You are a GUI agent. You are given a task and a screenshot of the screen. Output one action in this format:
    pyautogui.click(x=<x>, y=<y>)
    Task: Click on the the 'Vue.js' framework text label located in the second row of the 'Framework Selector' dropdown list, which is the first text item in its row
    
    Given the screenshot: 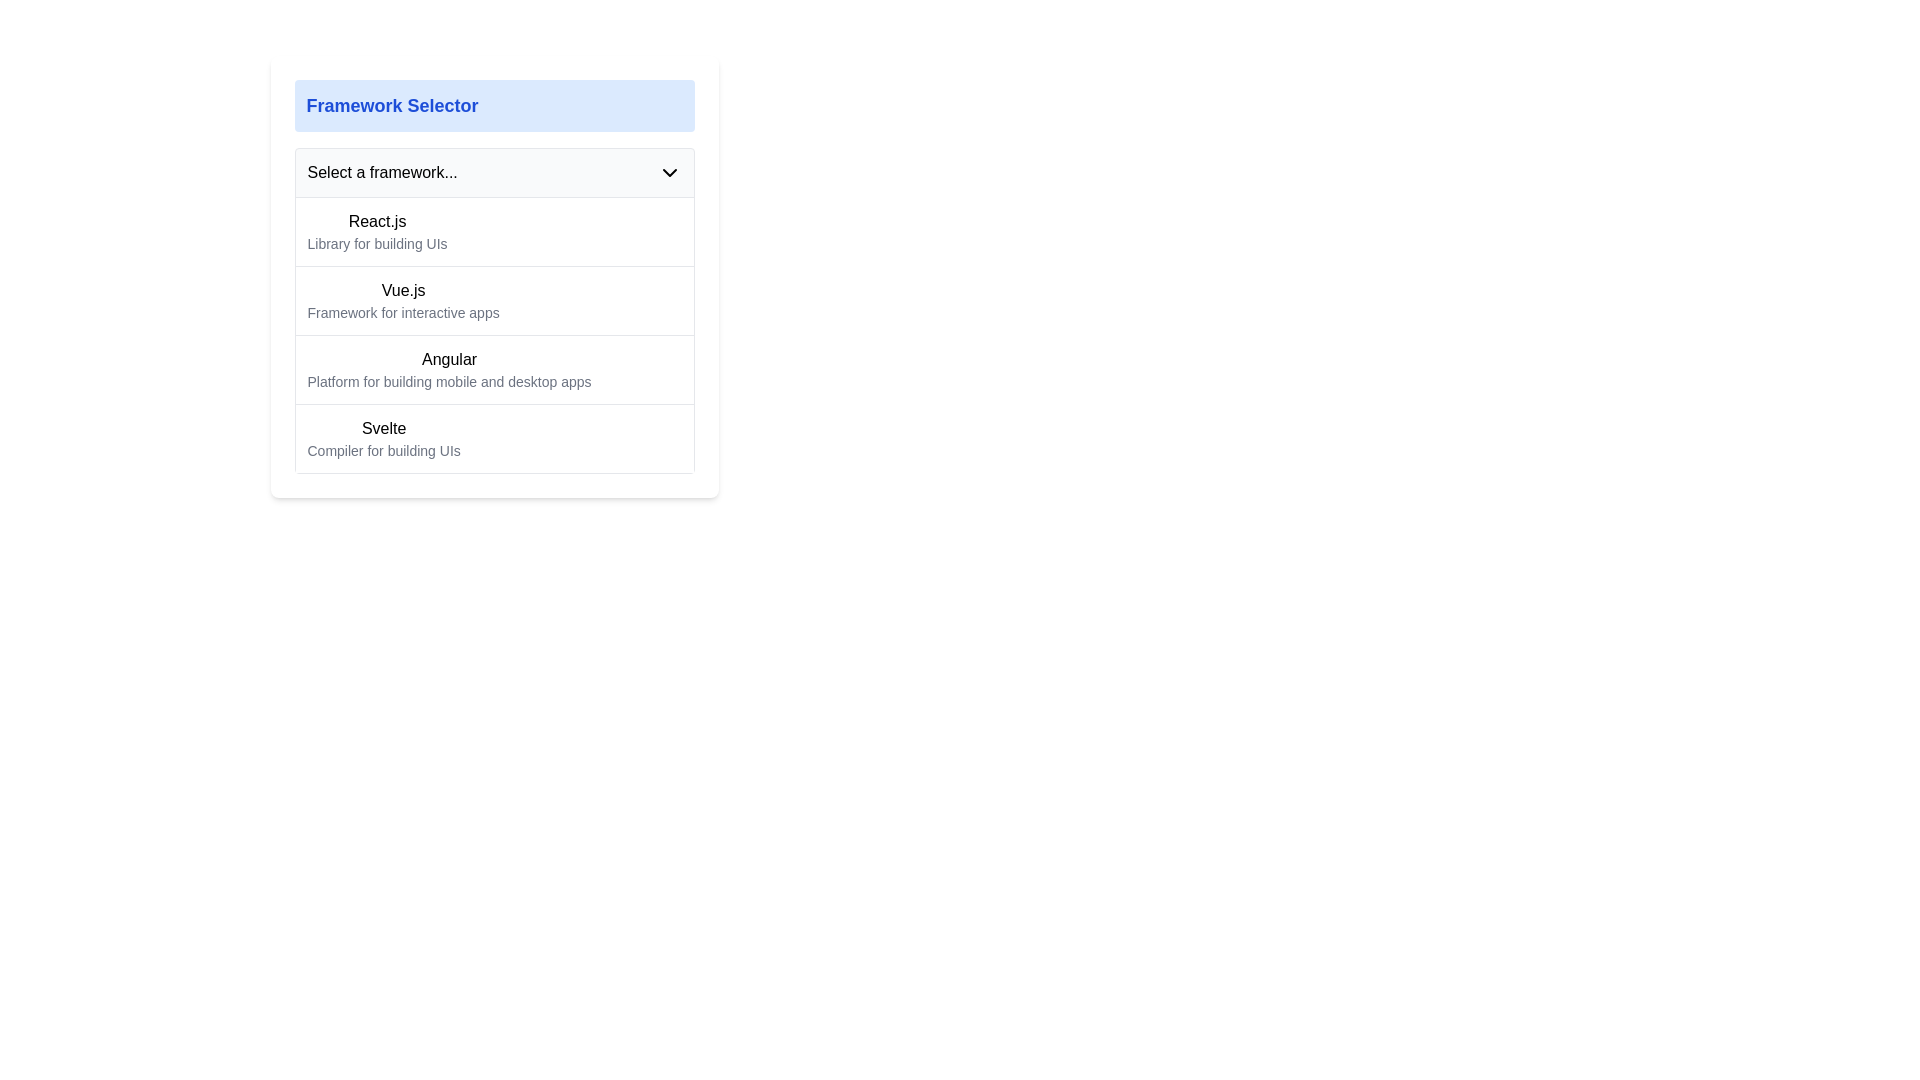 What is the action you would take?
    pyautogui.click(x=402, y=290)
    